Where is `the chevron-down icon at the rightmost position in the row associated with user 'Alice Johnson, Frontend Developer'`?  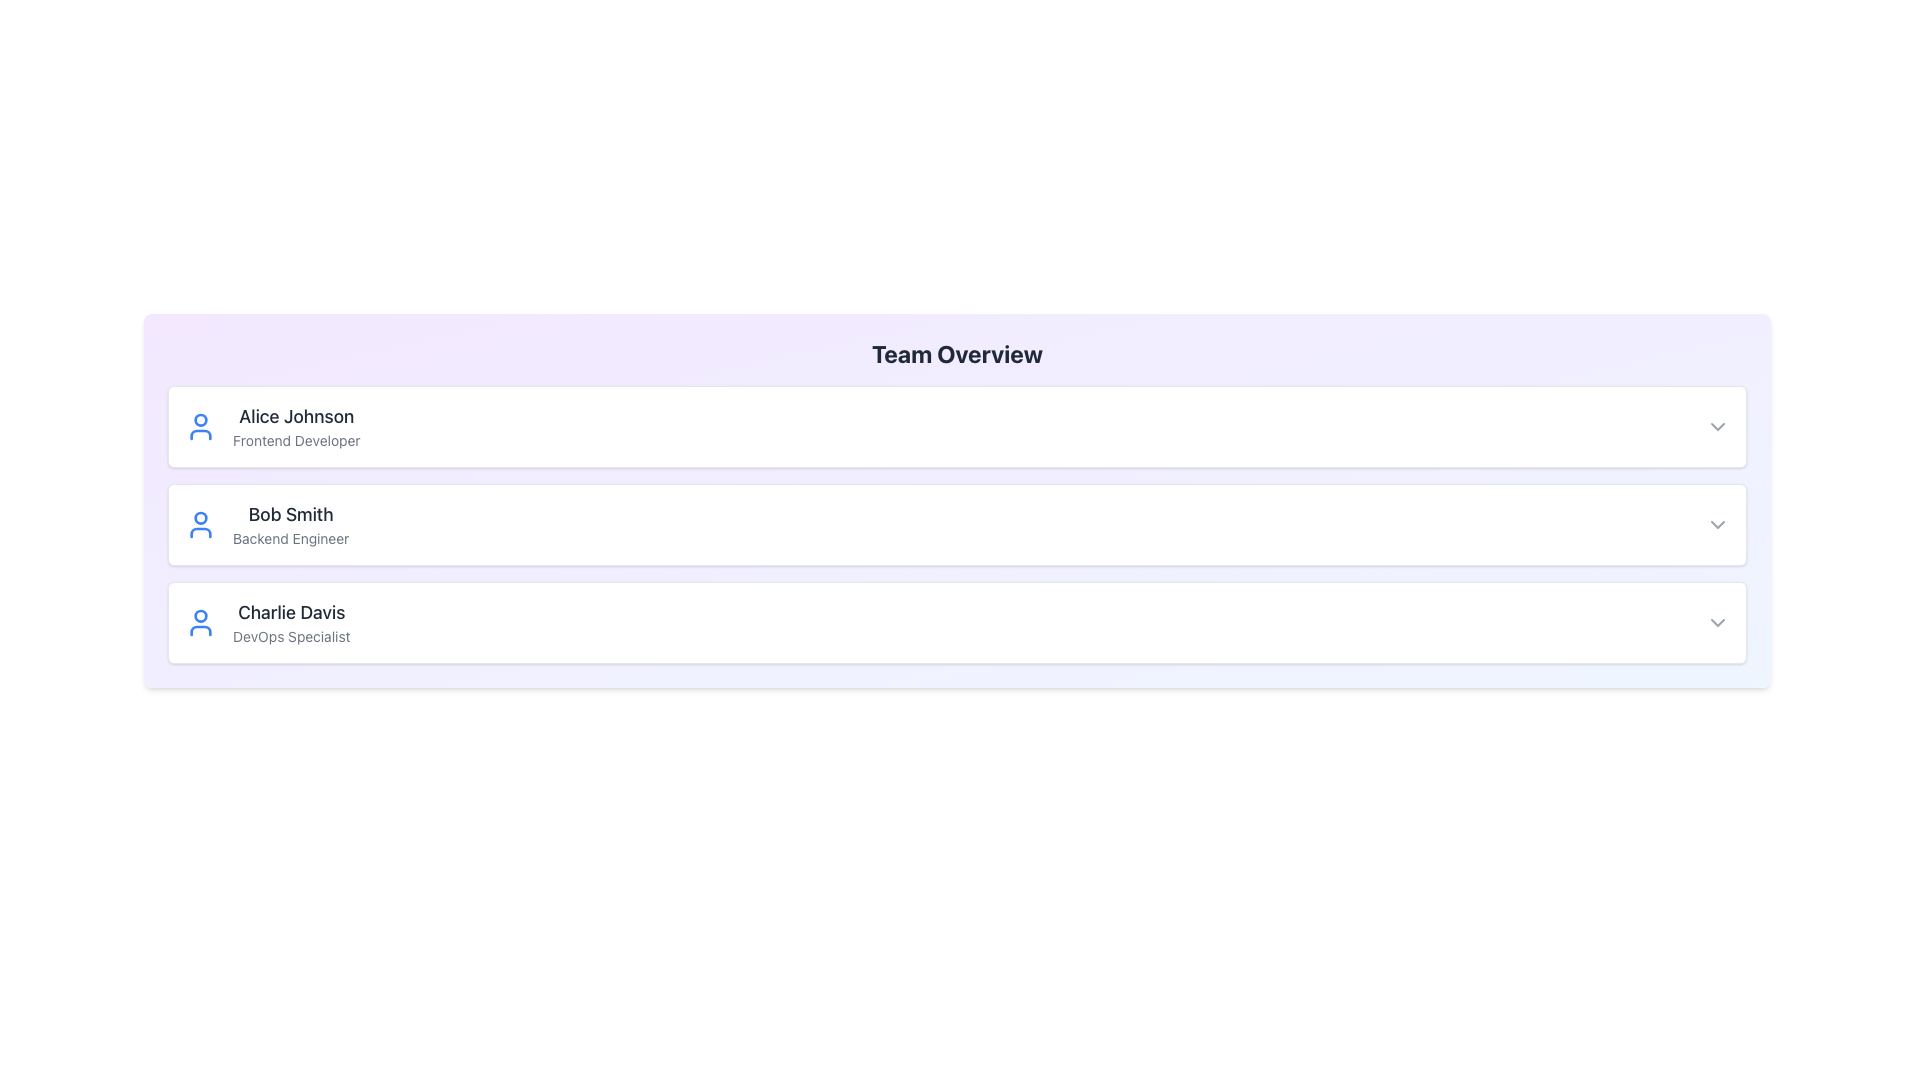 the chevron-down icon at the rightmost position in the row associated with user 'Alice Johnson, Frontend Developer' is located at coordinates (1717, 426).